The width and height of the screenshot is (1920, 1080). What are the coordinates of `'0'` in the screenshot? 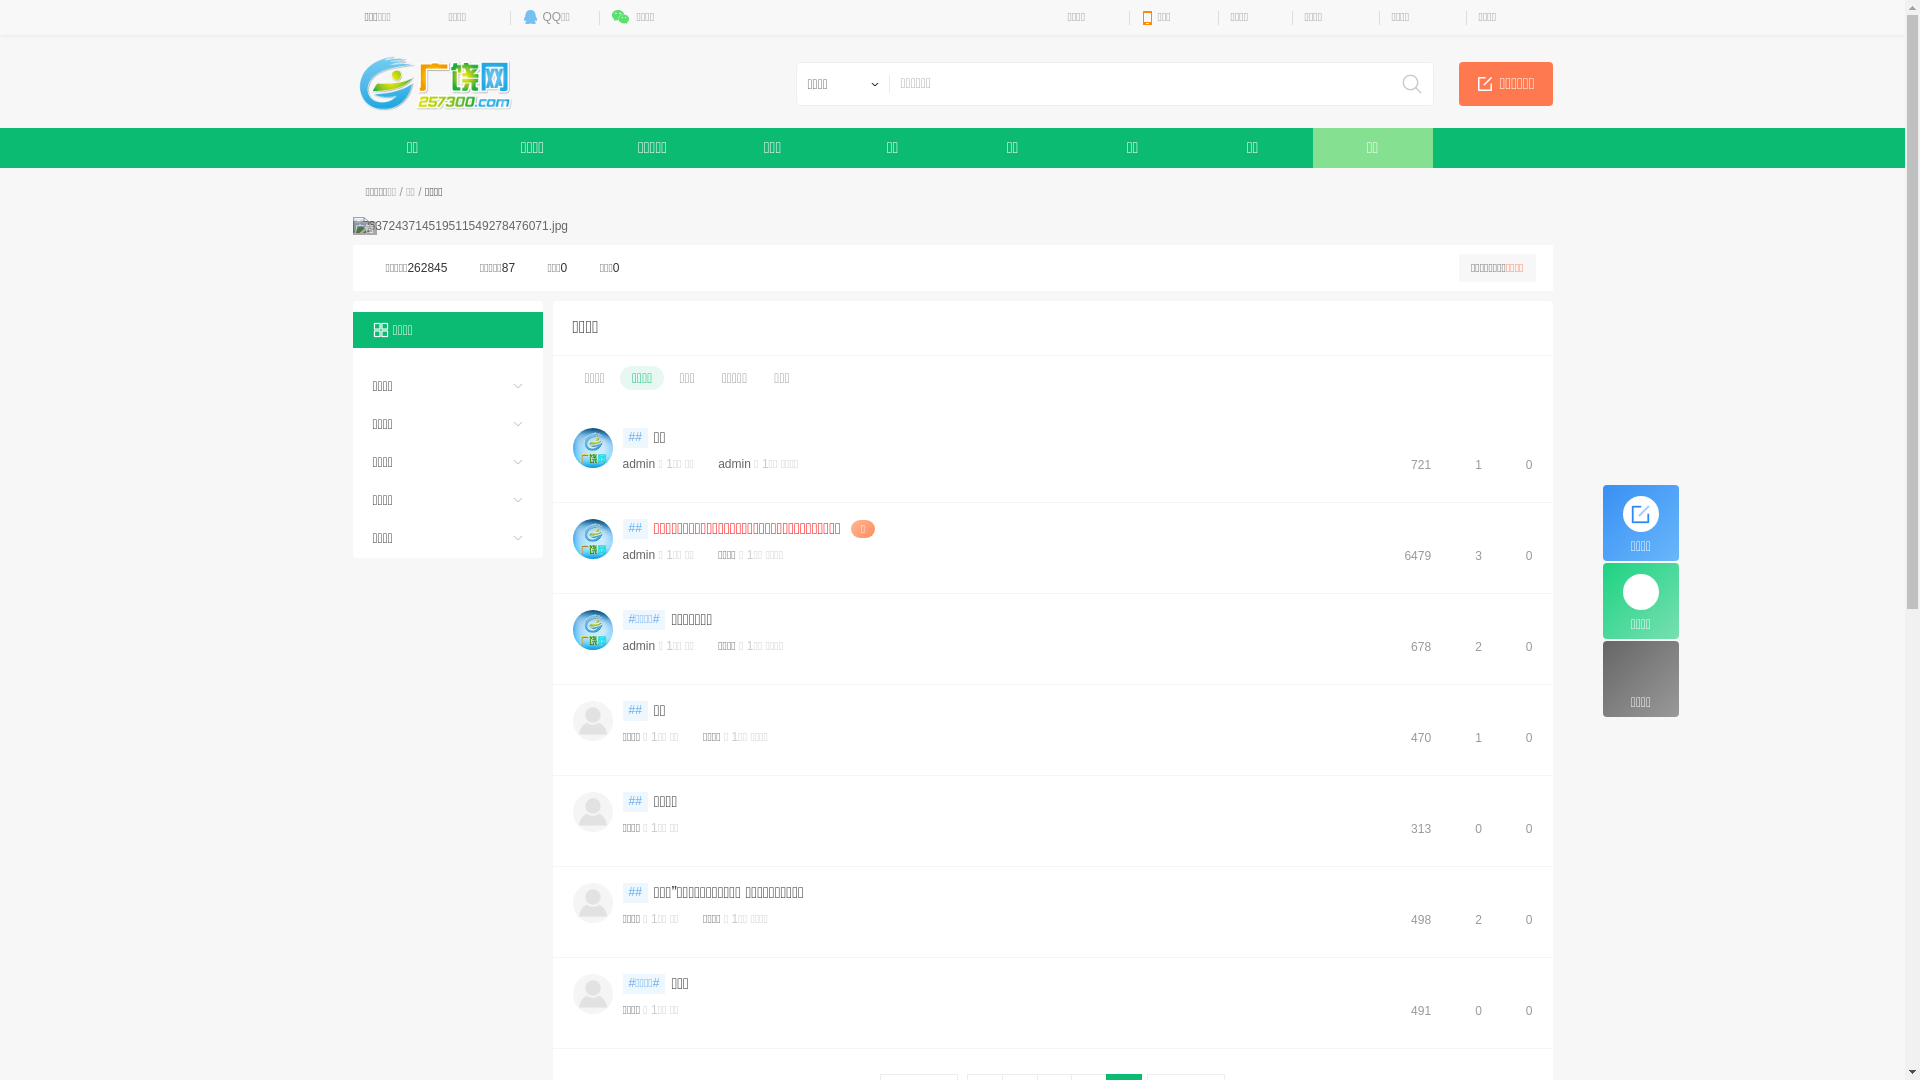 It's located at (1520, 465).